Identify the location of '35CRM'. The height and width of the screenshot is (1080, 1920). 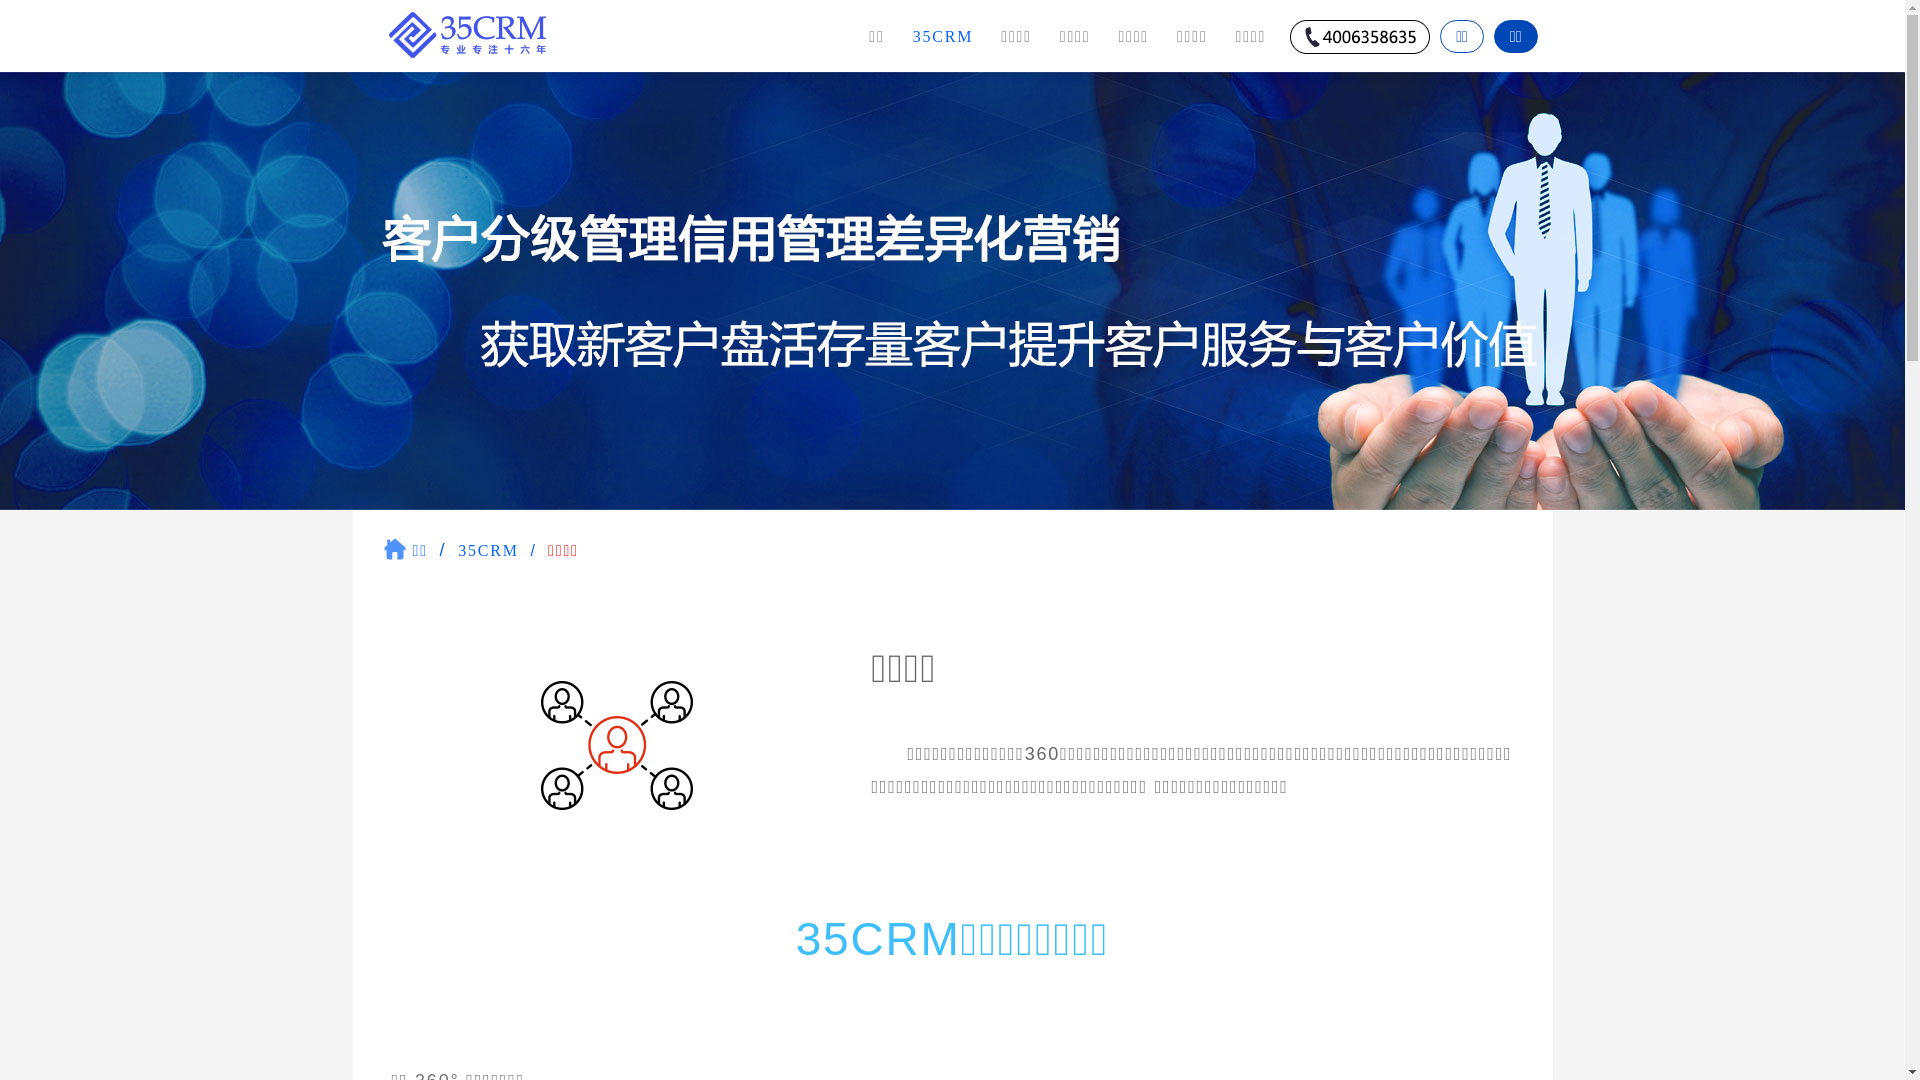
(942, 35).